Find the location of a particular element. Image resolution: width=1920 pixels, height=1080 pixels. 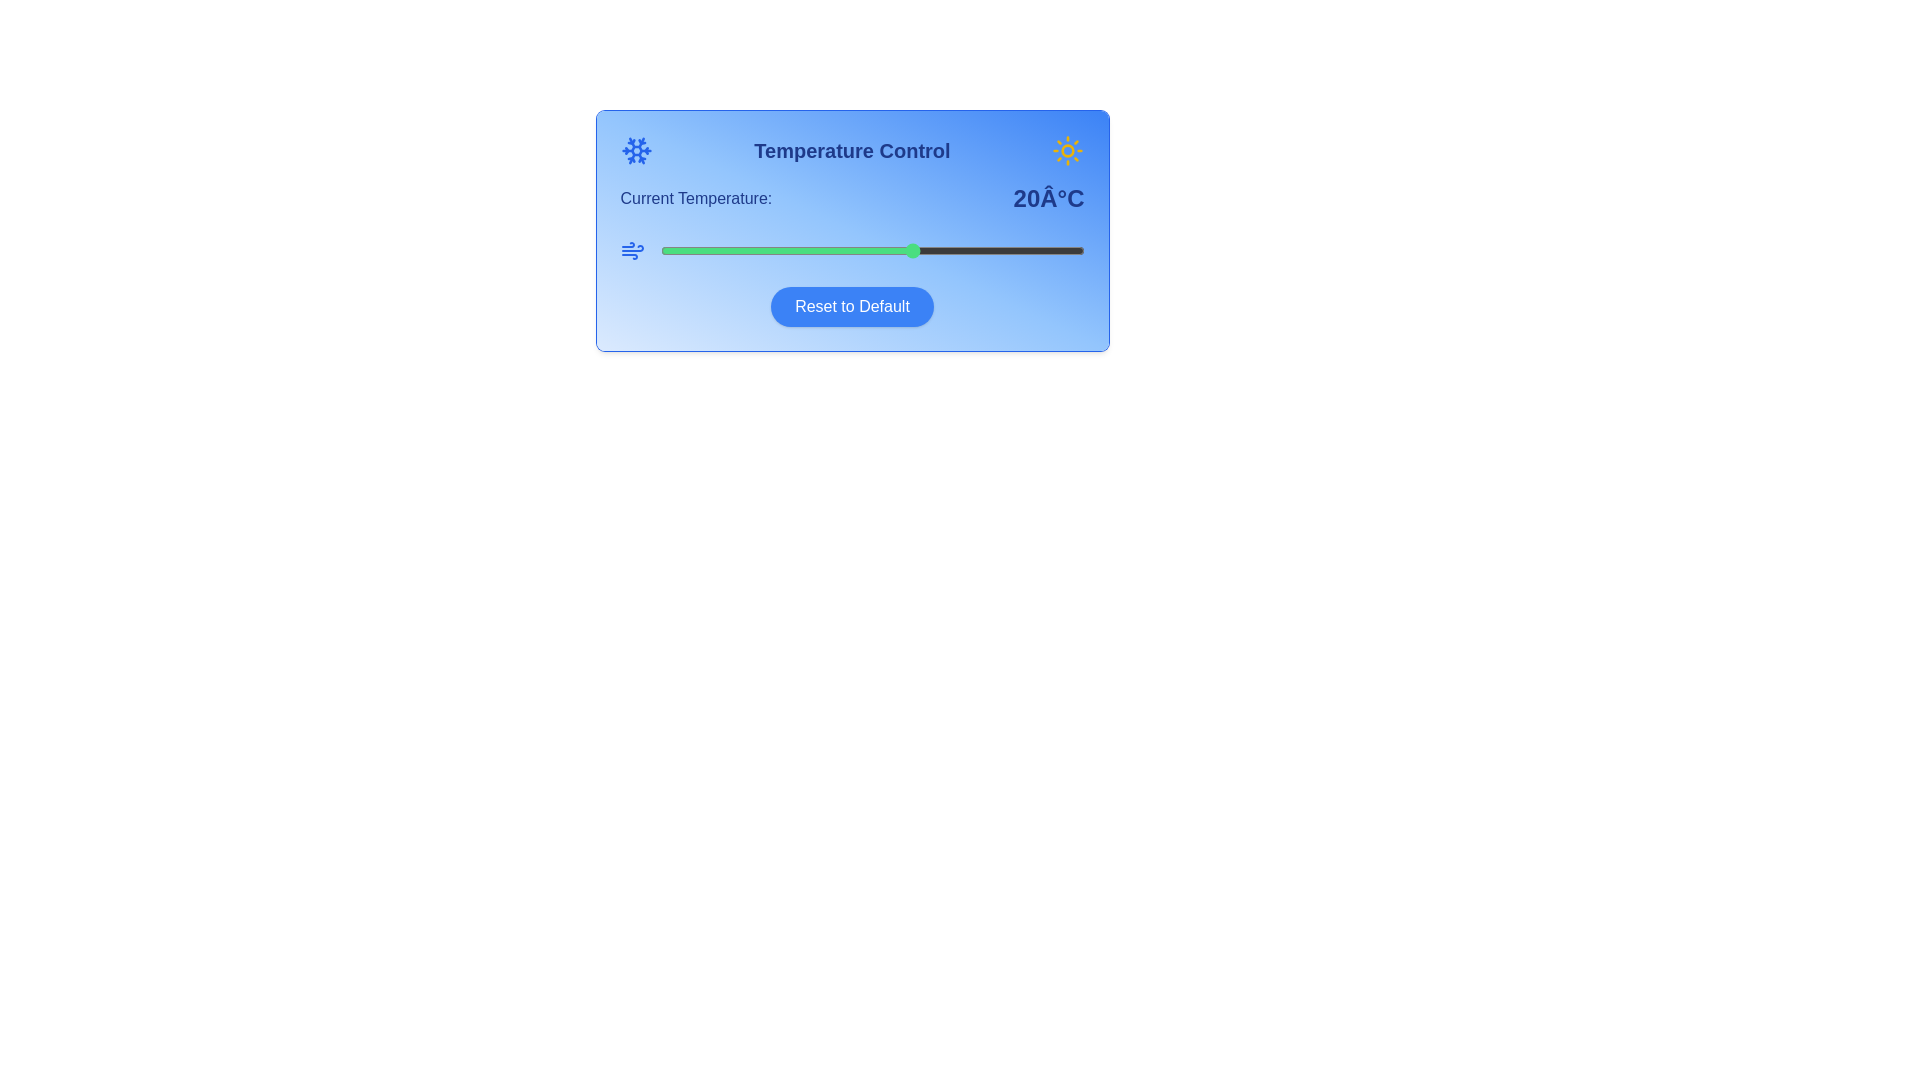

the temperature slider is located at coordinates (888, 249).